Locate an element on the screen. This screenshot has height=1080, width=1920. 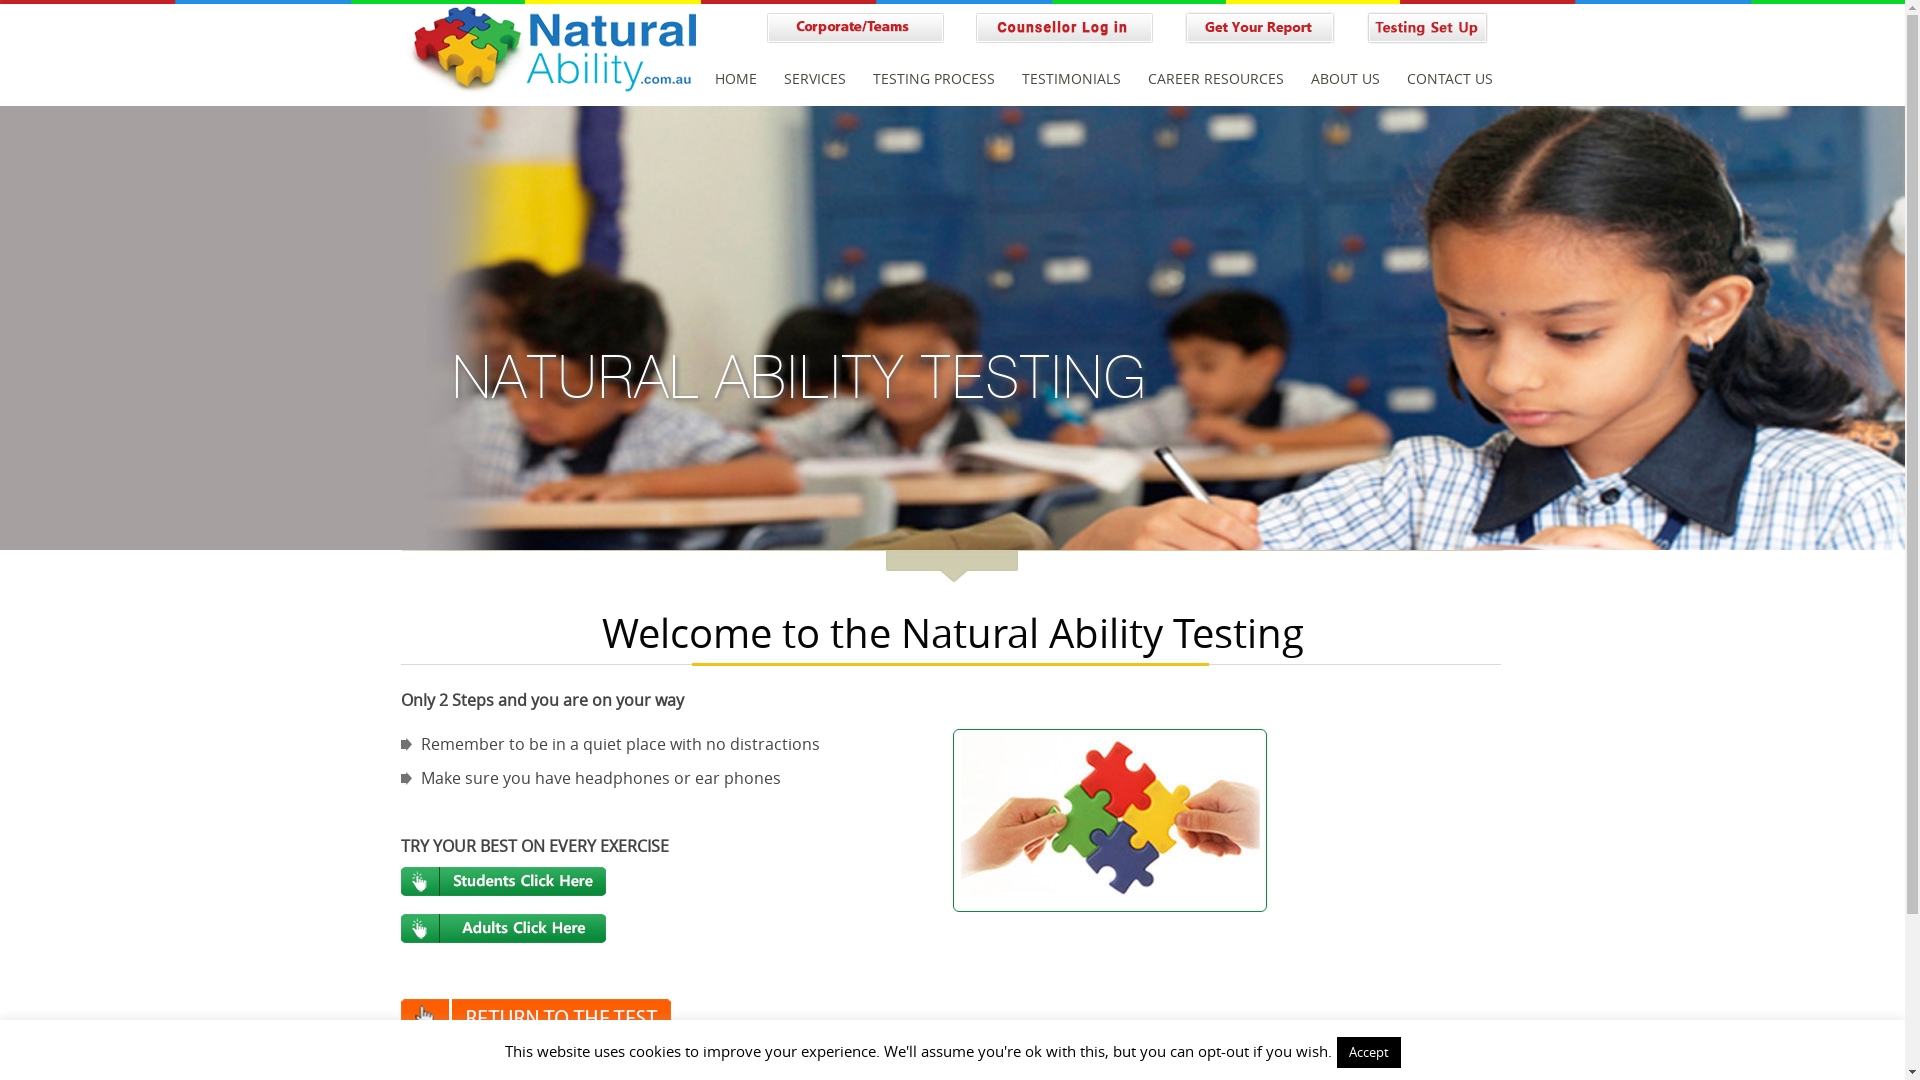
'TESTING PROCESS' is located at coordinates (859, 77).